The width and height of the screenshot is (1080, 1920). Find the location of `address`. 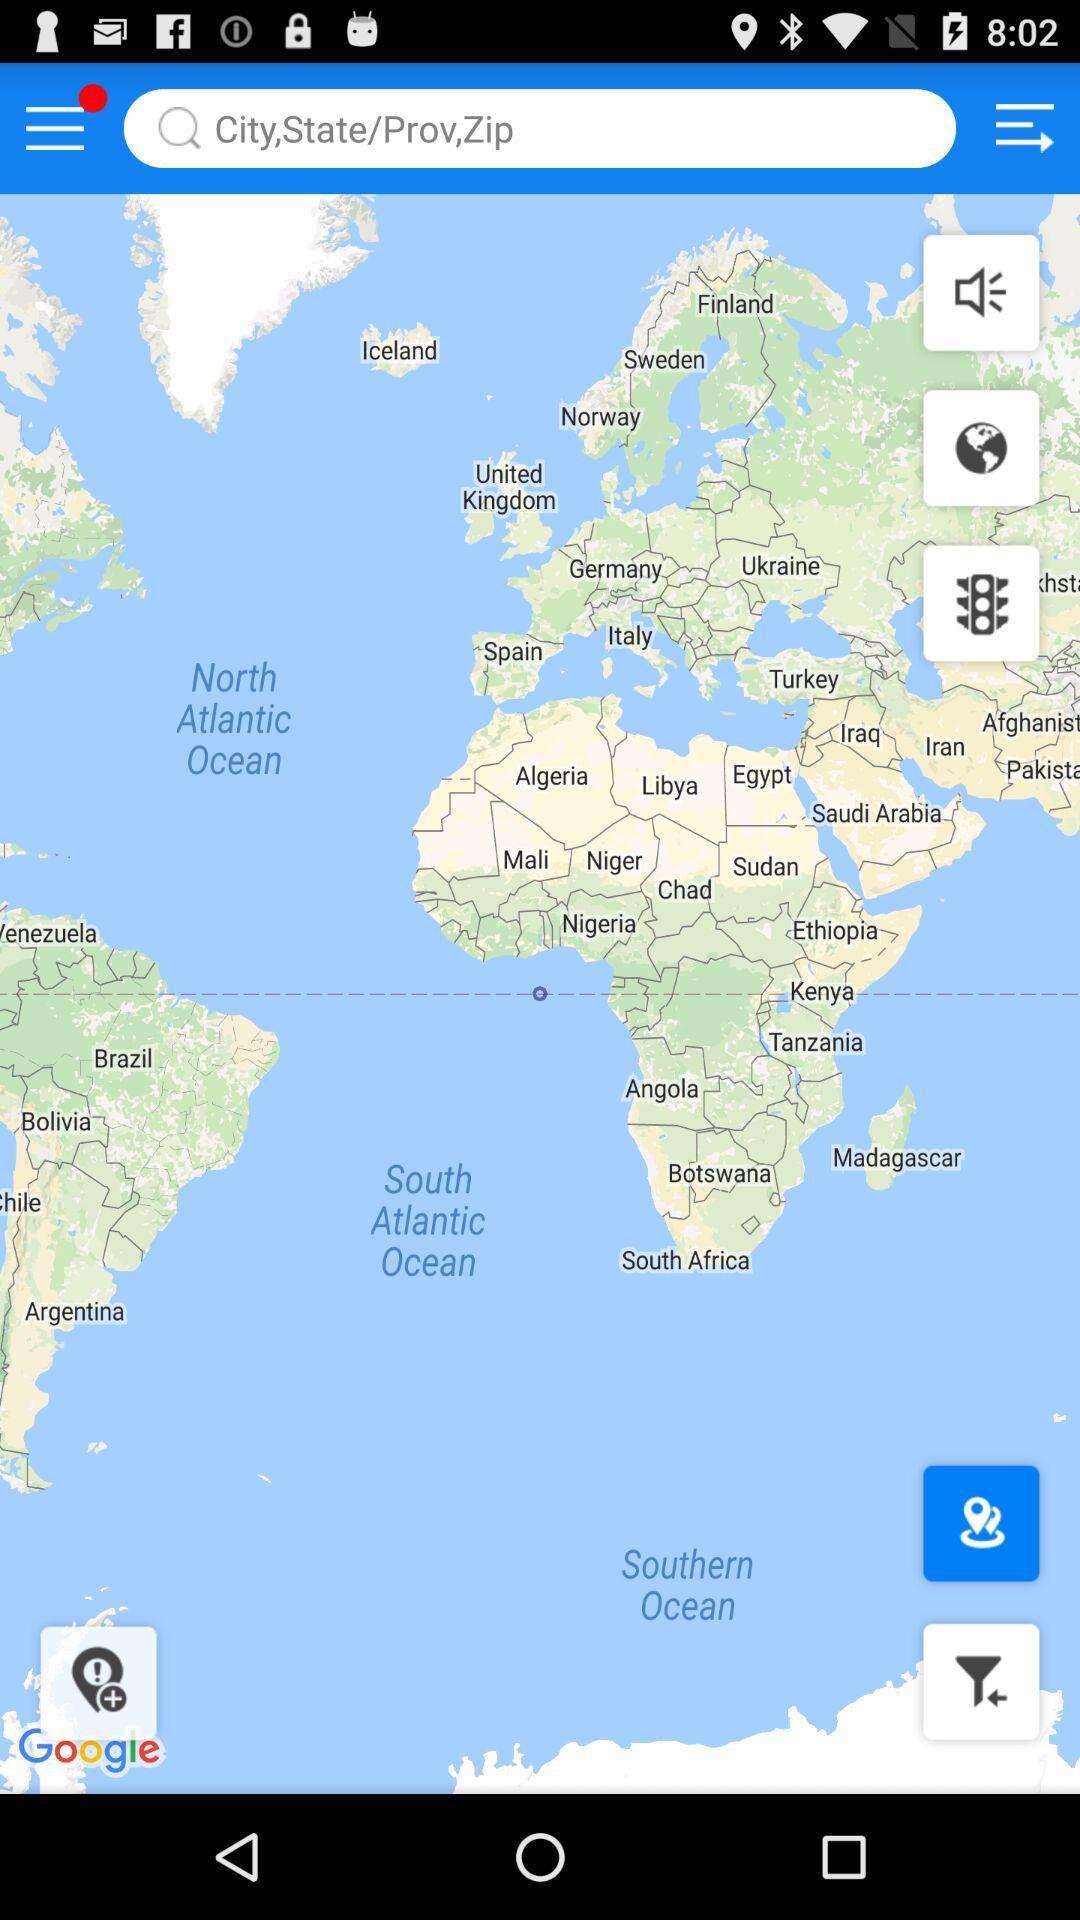

address is located at coordinates (540, 127).